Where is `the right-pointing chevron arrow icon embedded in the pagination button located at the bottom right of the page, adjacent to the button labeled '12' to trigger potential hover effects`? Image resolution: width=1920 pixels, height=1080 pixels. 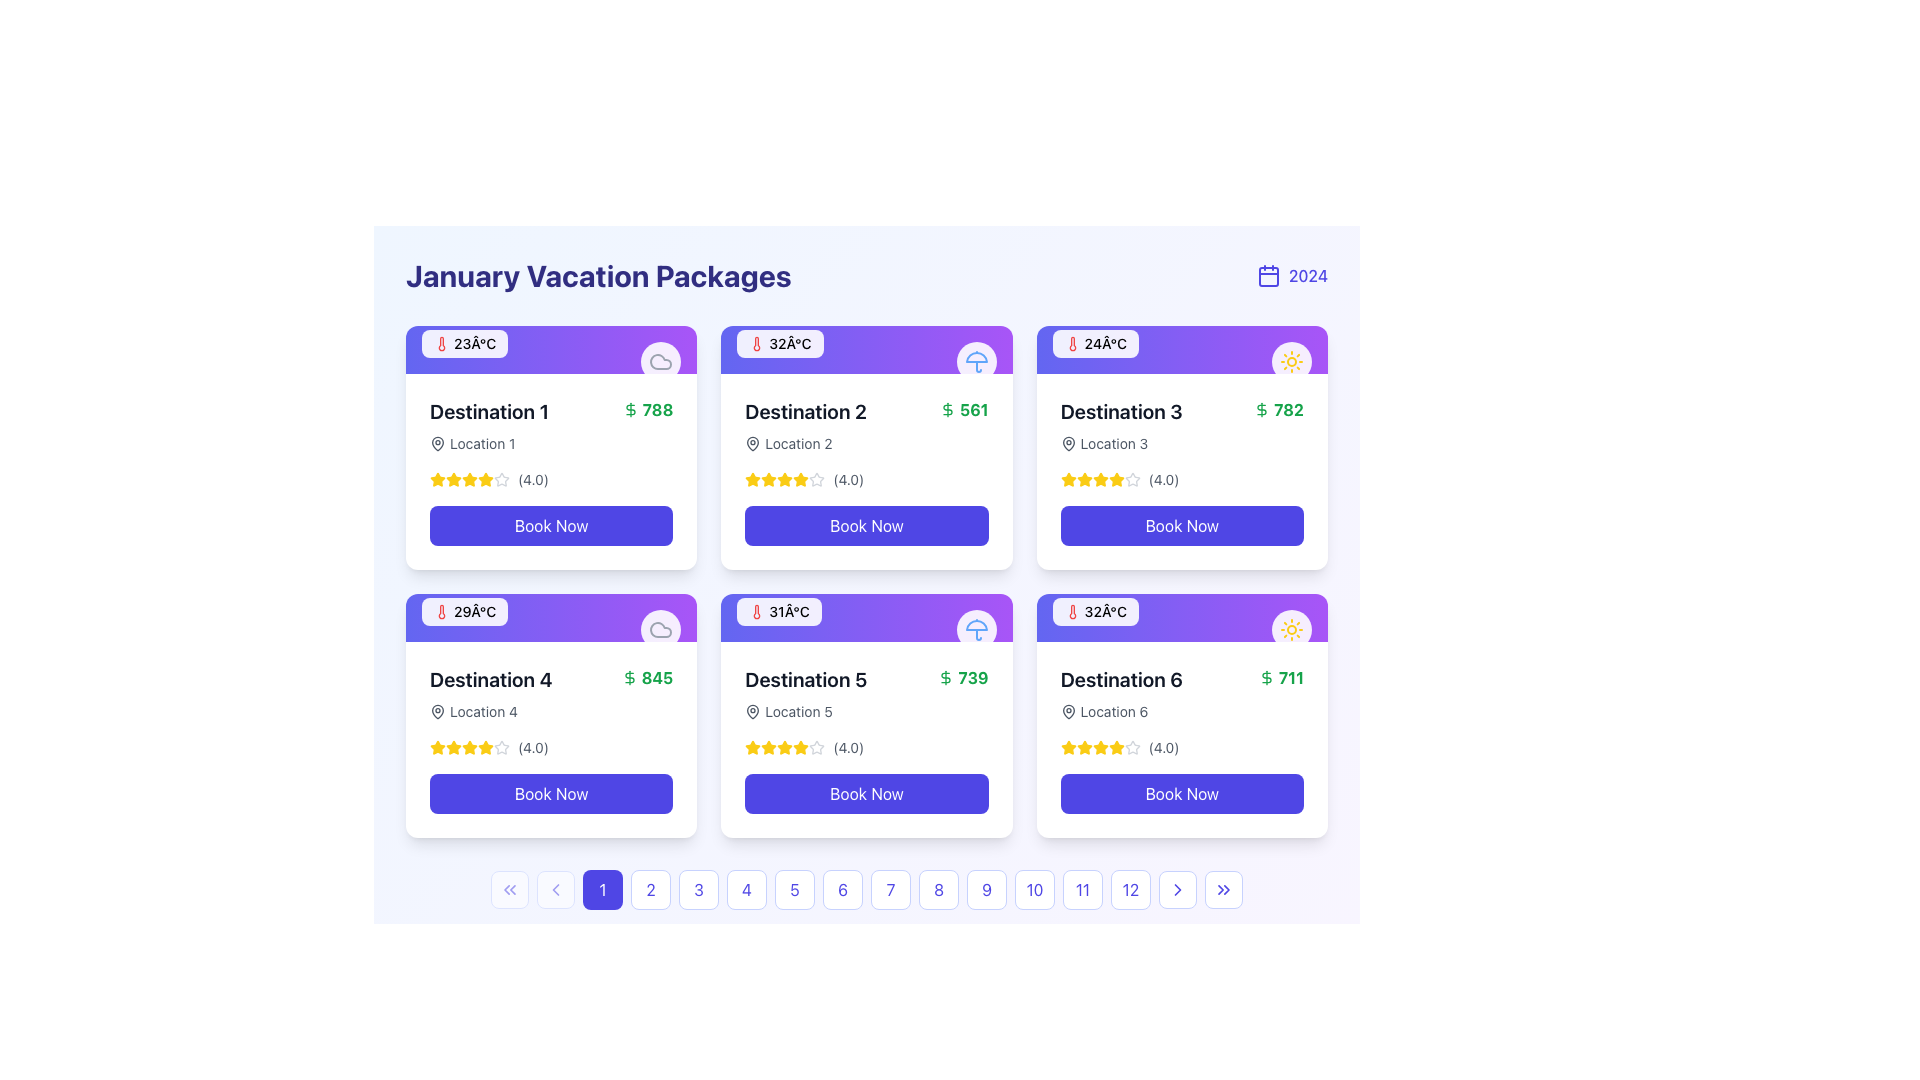
the right-pointing chevron arrow icon embedded in the pagination button located at the bottom right of the page, adjacent to the button labeled '12' to trigger potential hover effects is located at coordinates (1177, 889).